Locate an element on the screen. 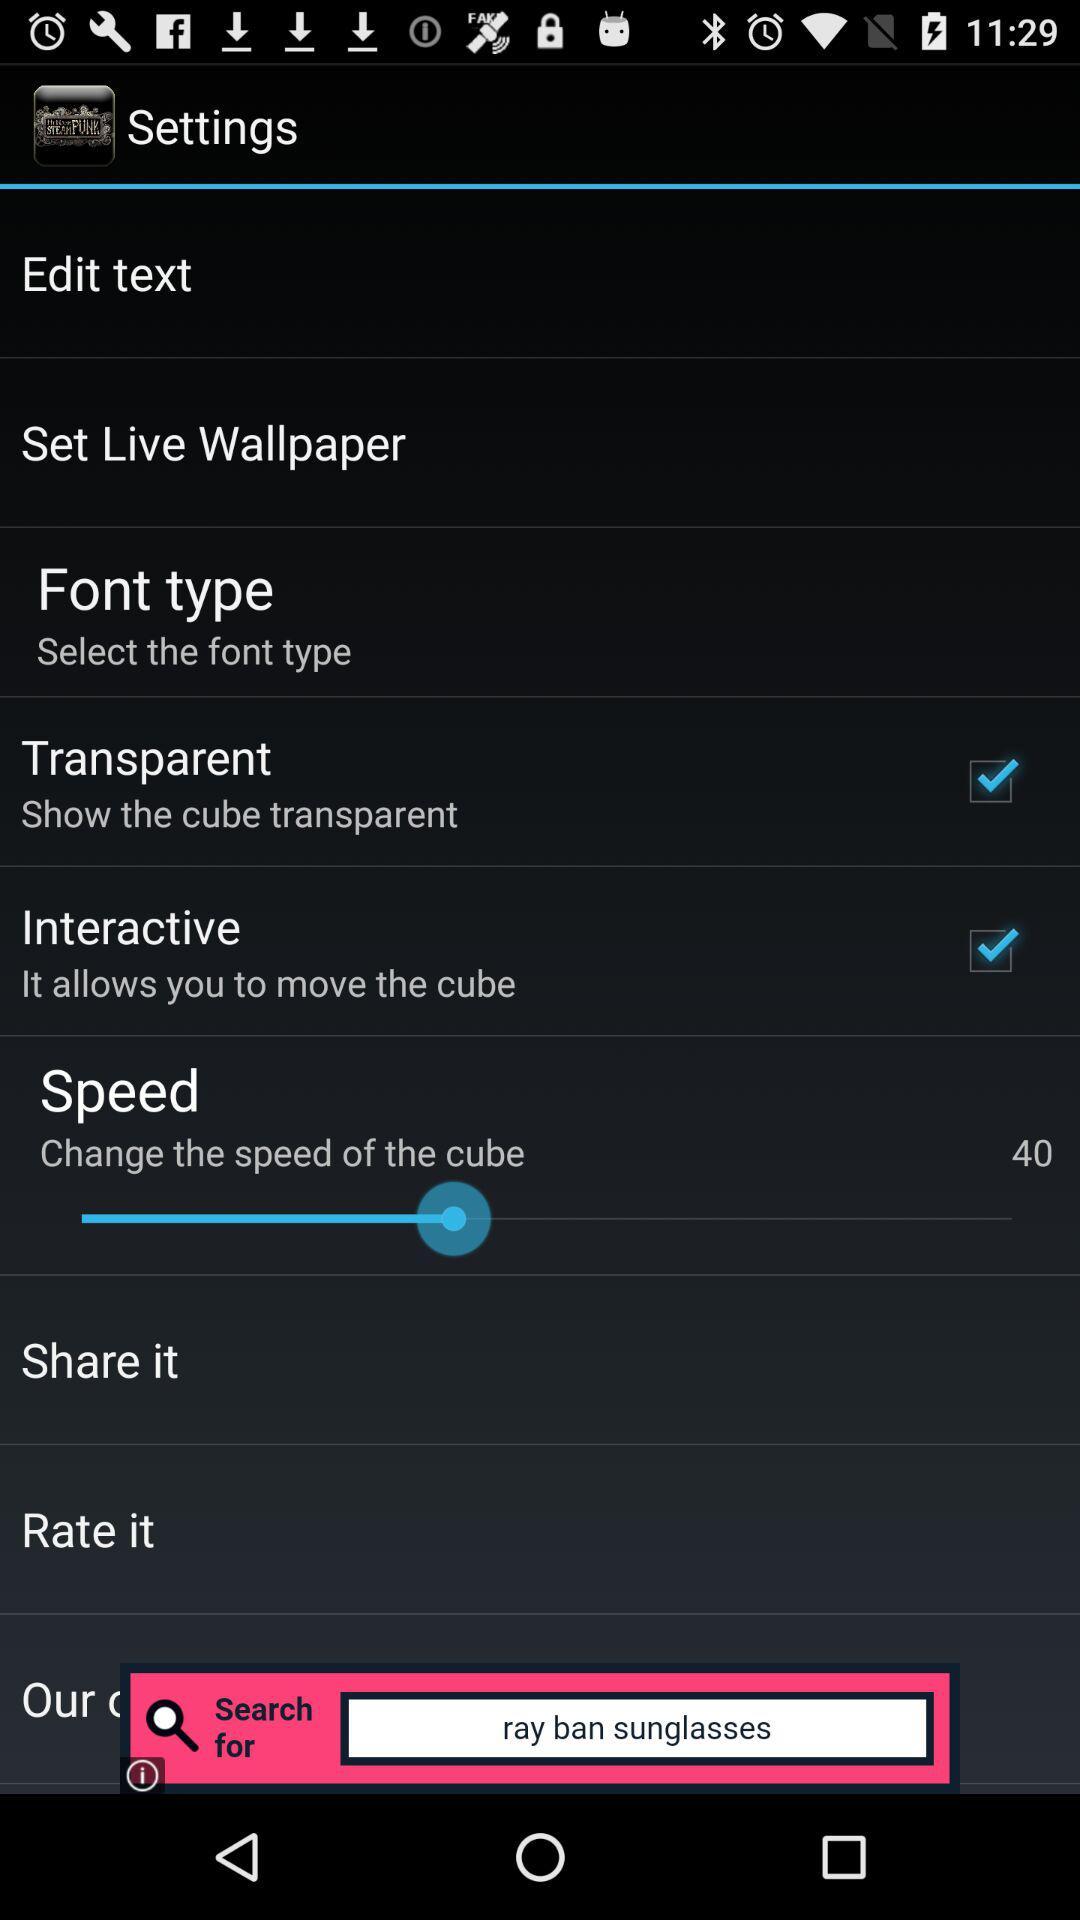 The width and height of the screenshot is (1080, 1920). the icon below interactive app is located at coordinates (267, 982).